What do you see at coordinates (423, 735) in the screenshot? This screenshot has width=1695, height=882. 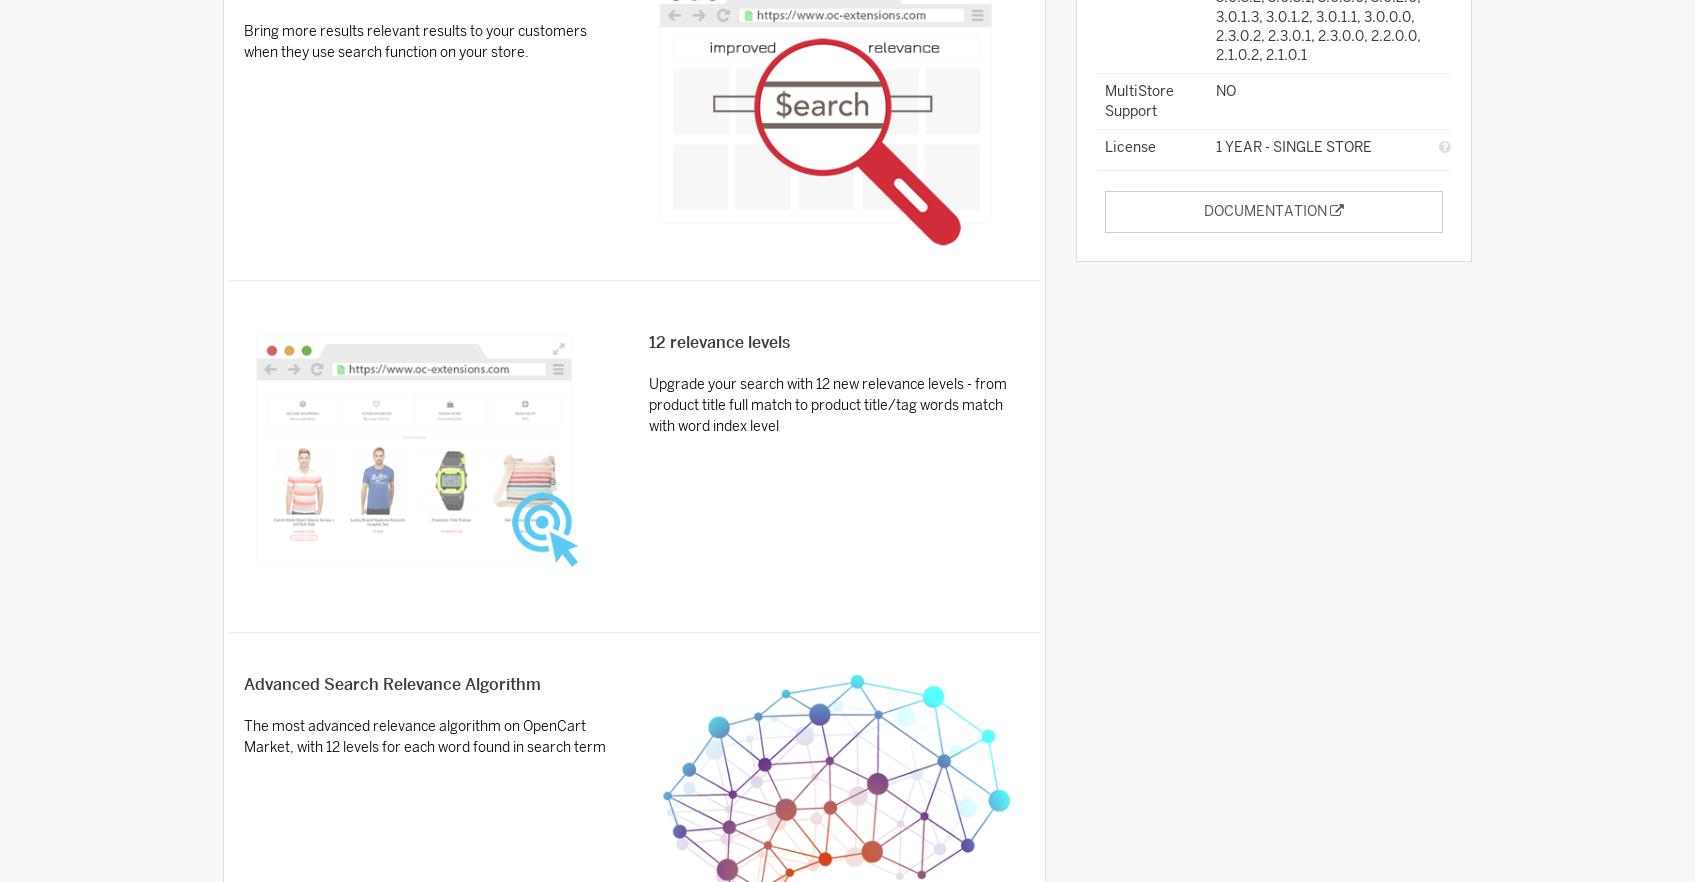 I see `'The most advanced relevance algorithm on OpenCart Market, with 12 levels for each word found in search term'` at bounding box center [423, 735].